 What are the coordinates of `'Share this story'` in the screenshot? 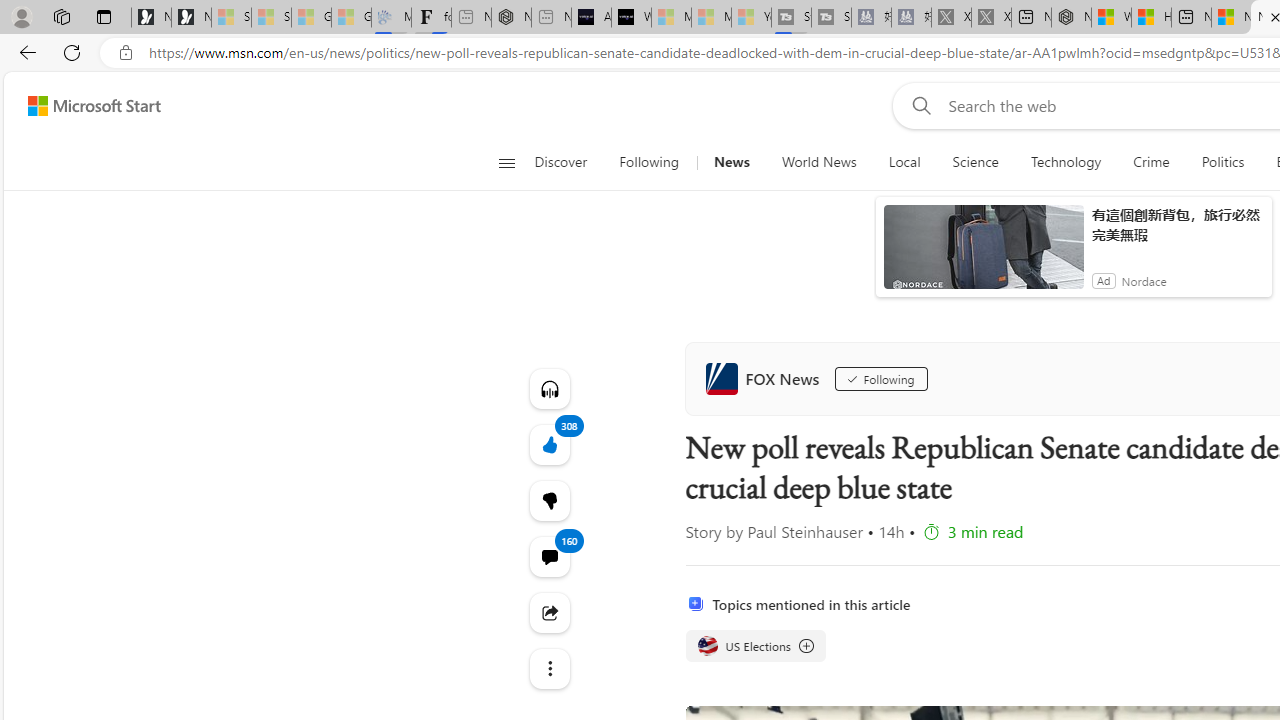 It's located at (549, 611).